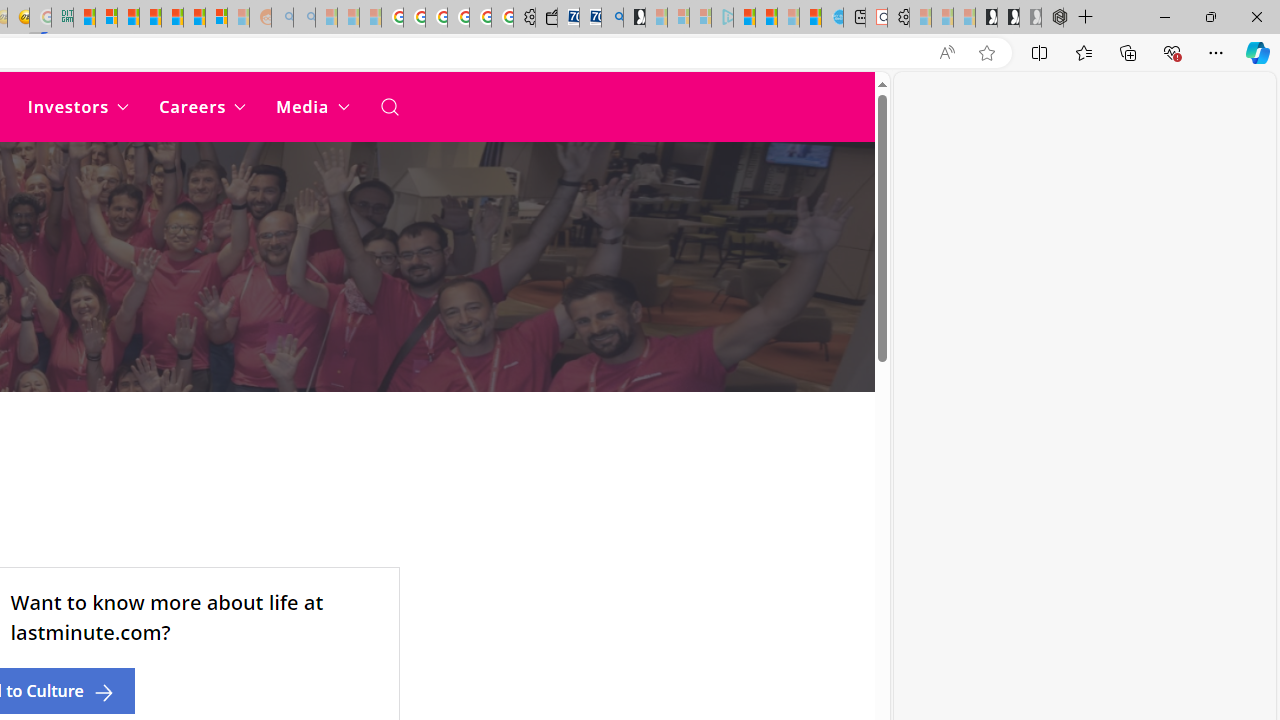 The image size is (1280, 720). I want to click on 'Cheap Car Rentals - Save70.com', so click(589, 17).